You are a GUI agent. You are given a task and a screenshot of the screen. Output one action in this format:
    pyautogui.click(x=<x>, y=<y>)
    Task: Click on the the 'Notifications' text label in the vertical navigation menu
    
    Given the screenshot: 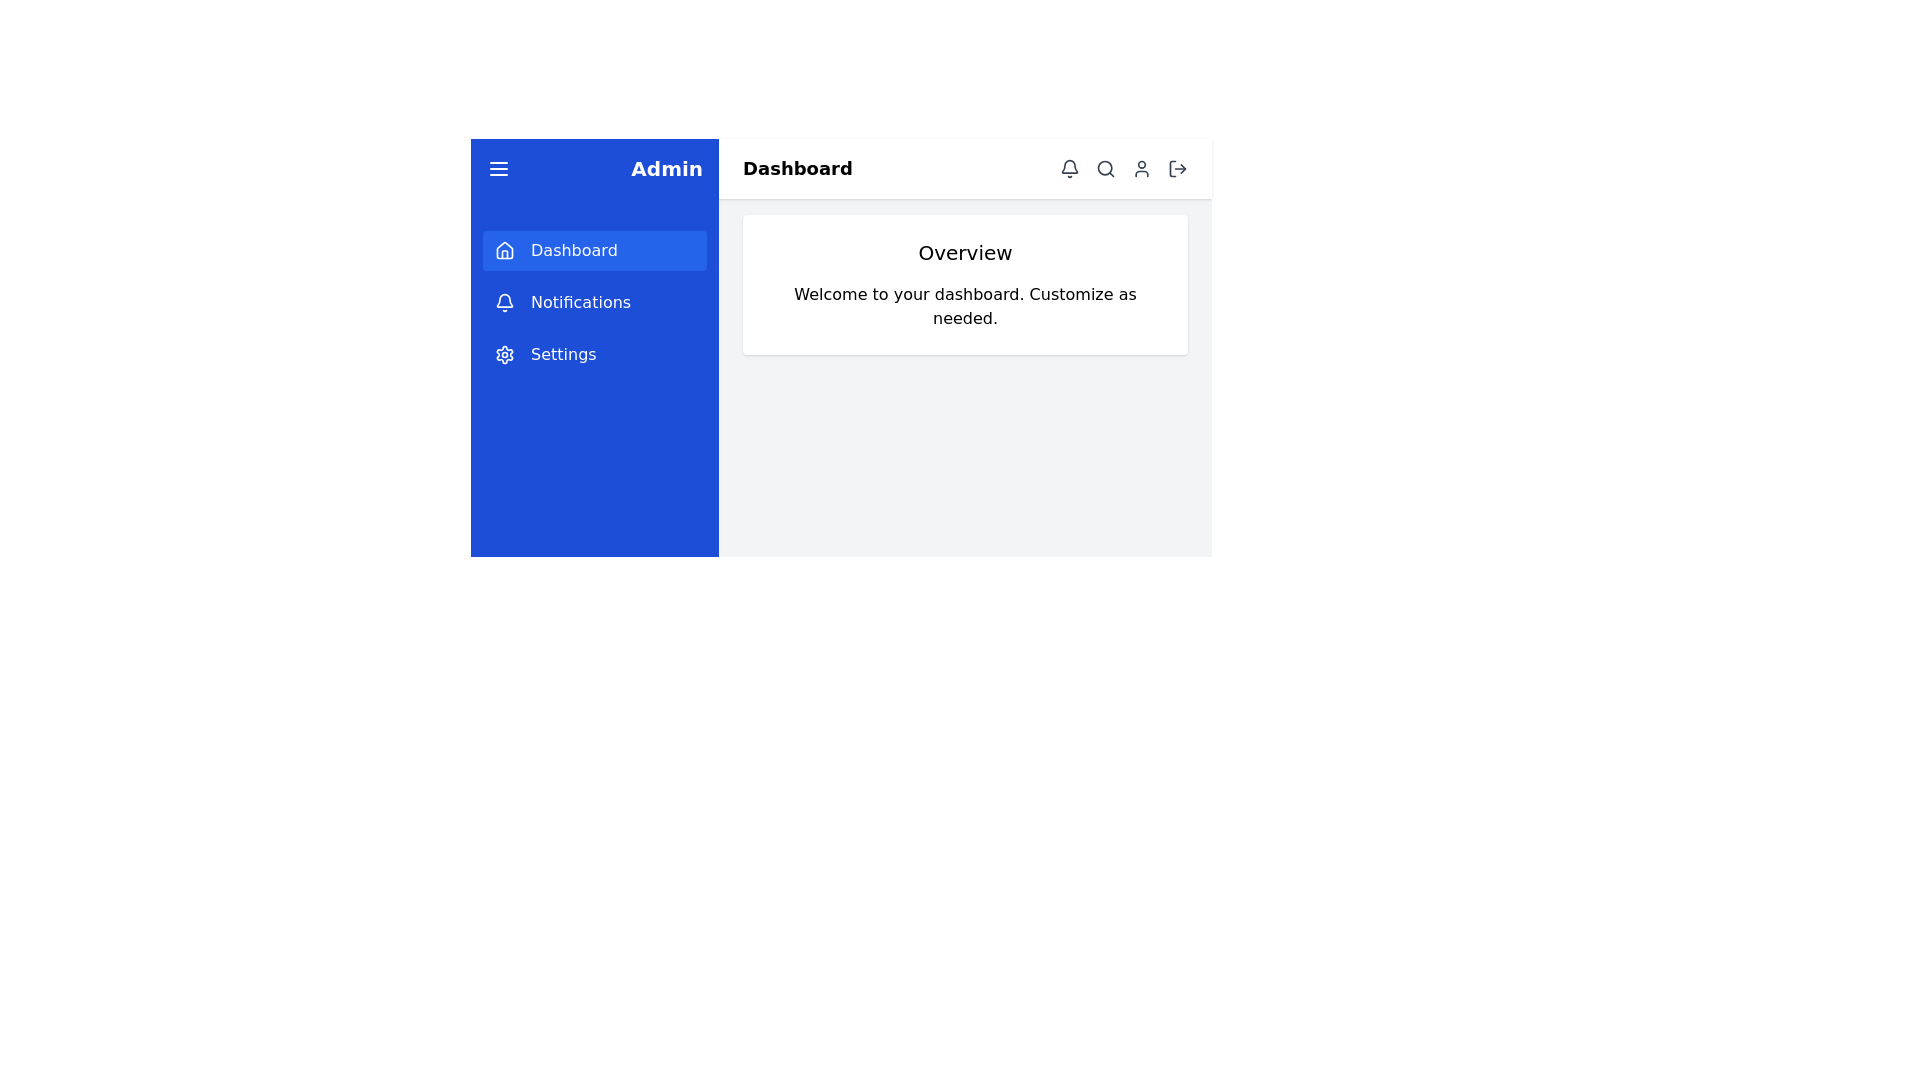 What is the action you would take?
    pyautogui.click(x=579, y=303)
    